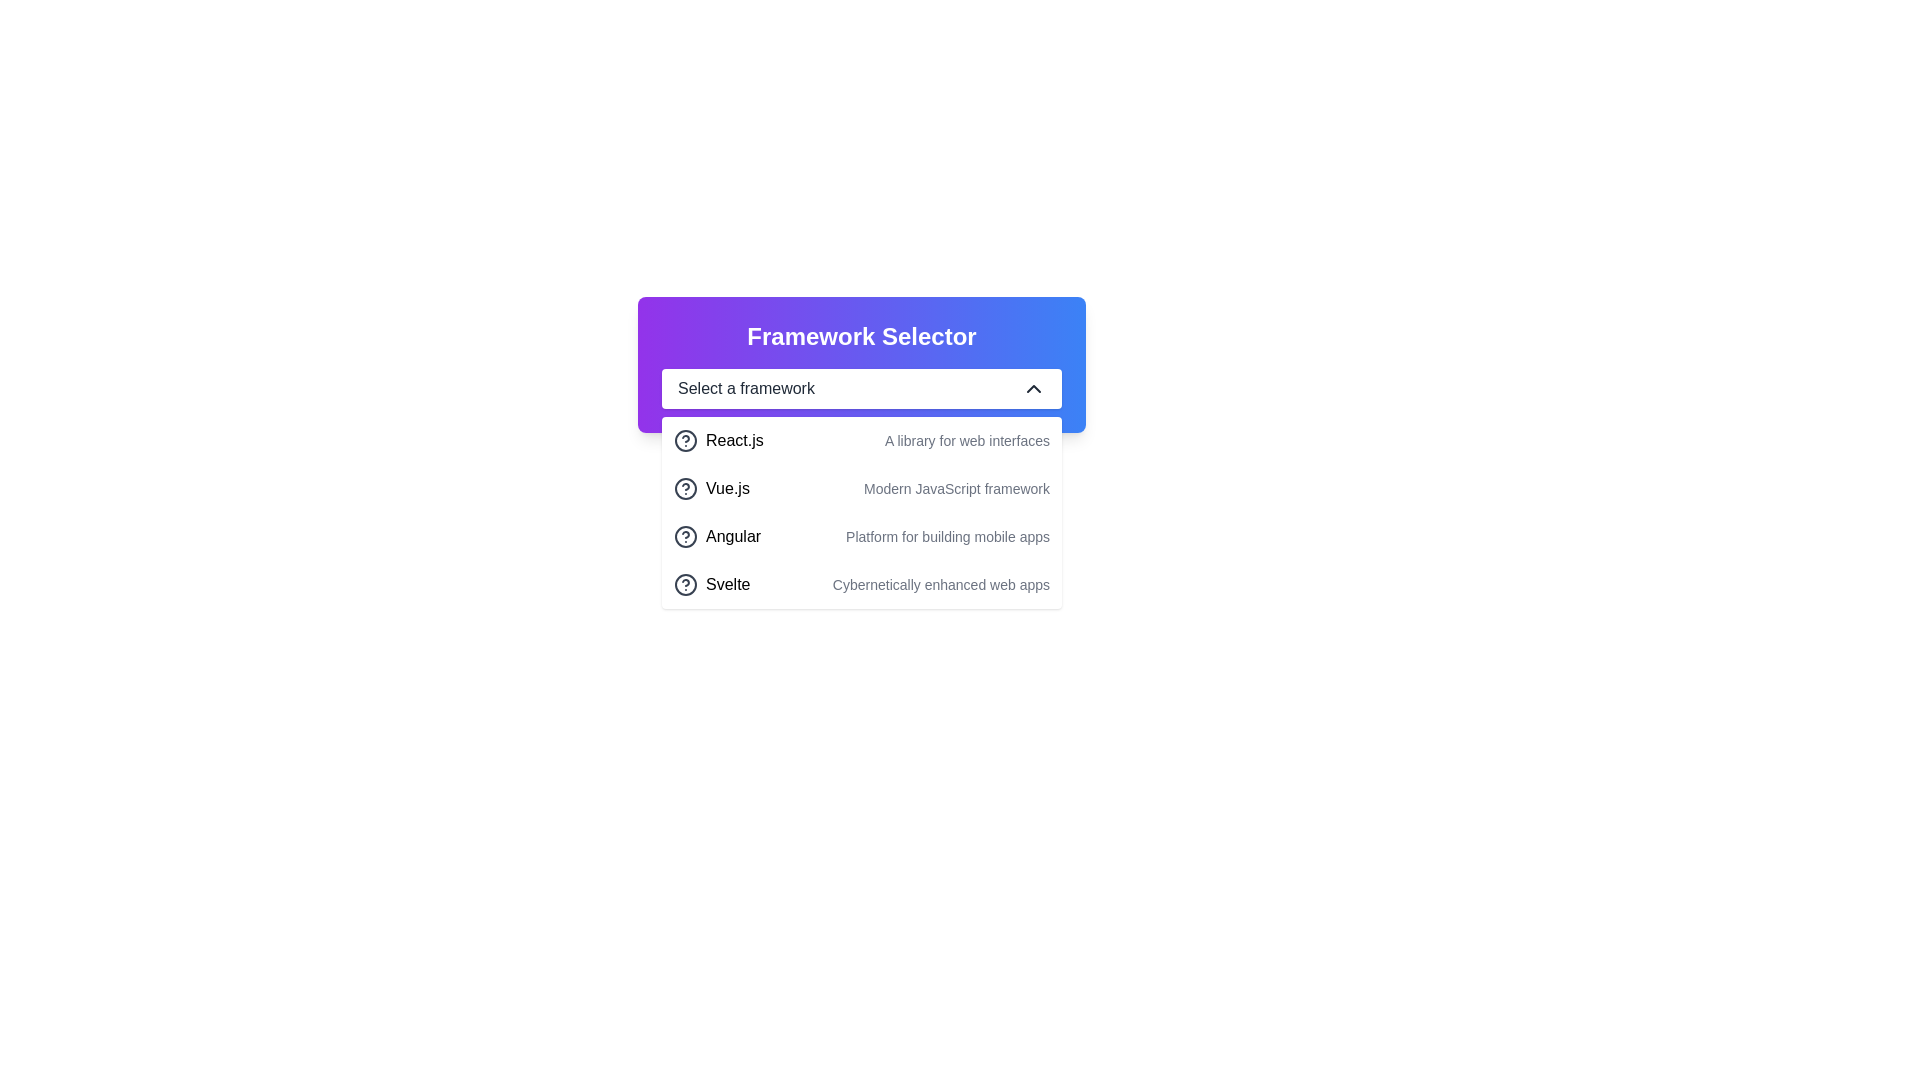 The image size is (1920, 1080). What do you see at coordinates (686, 439) in the screenshot?
I see `the circular help icon with a question mark symbol located to the left of the 'React.js' text in the 'Framework Selector' dropdown` at bounding box center [686, 439].